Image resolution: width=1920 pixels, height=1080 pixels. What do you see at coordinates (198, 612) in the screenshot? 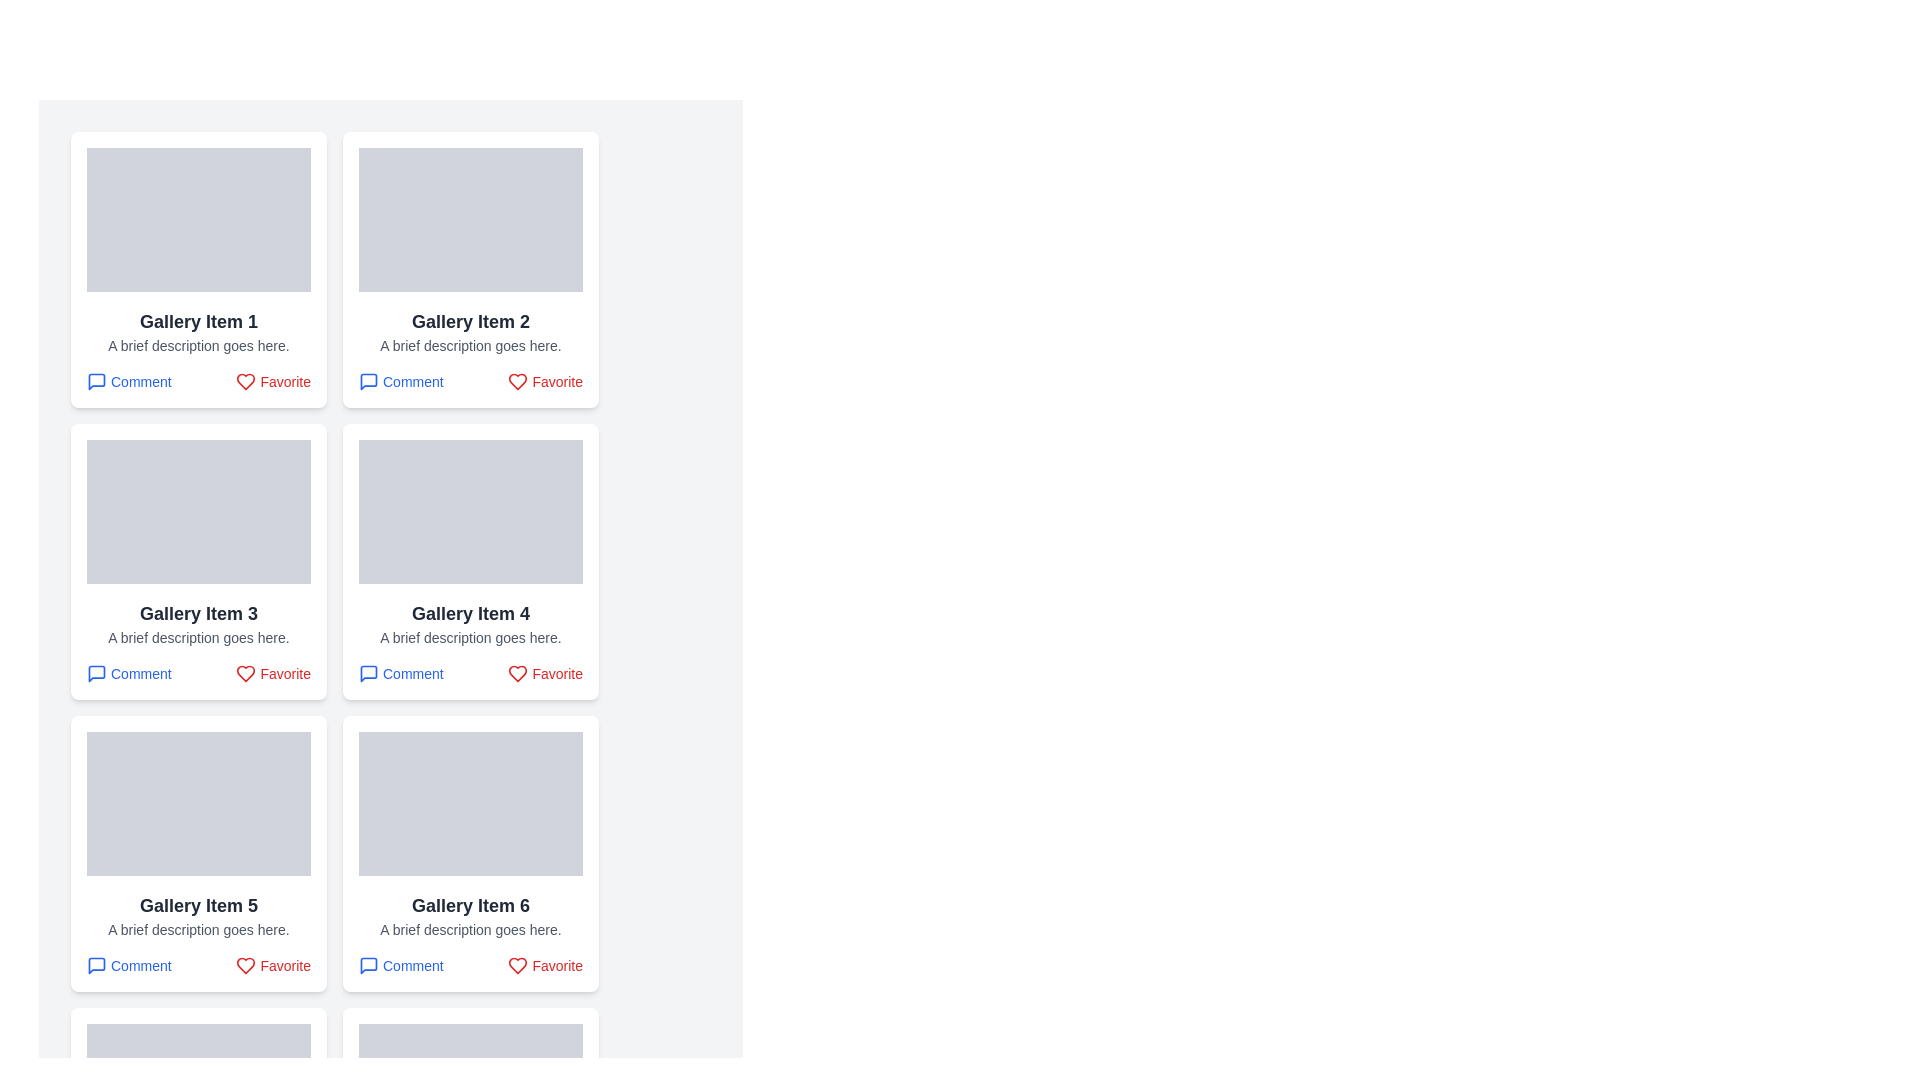
I see `text label that serves as the title or heading for the card, located in the second row and first column of the grid, below the image placeholder and above the description text` at bounding box center [198, 612].